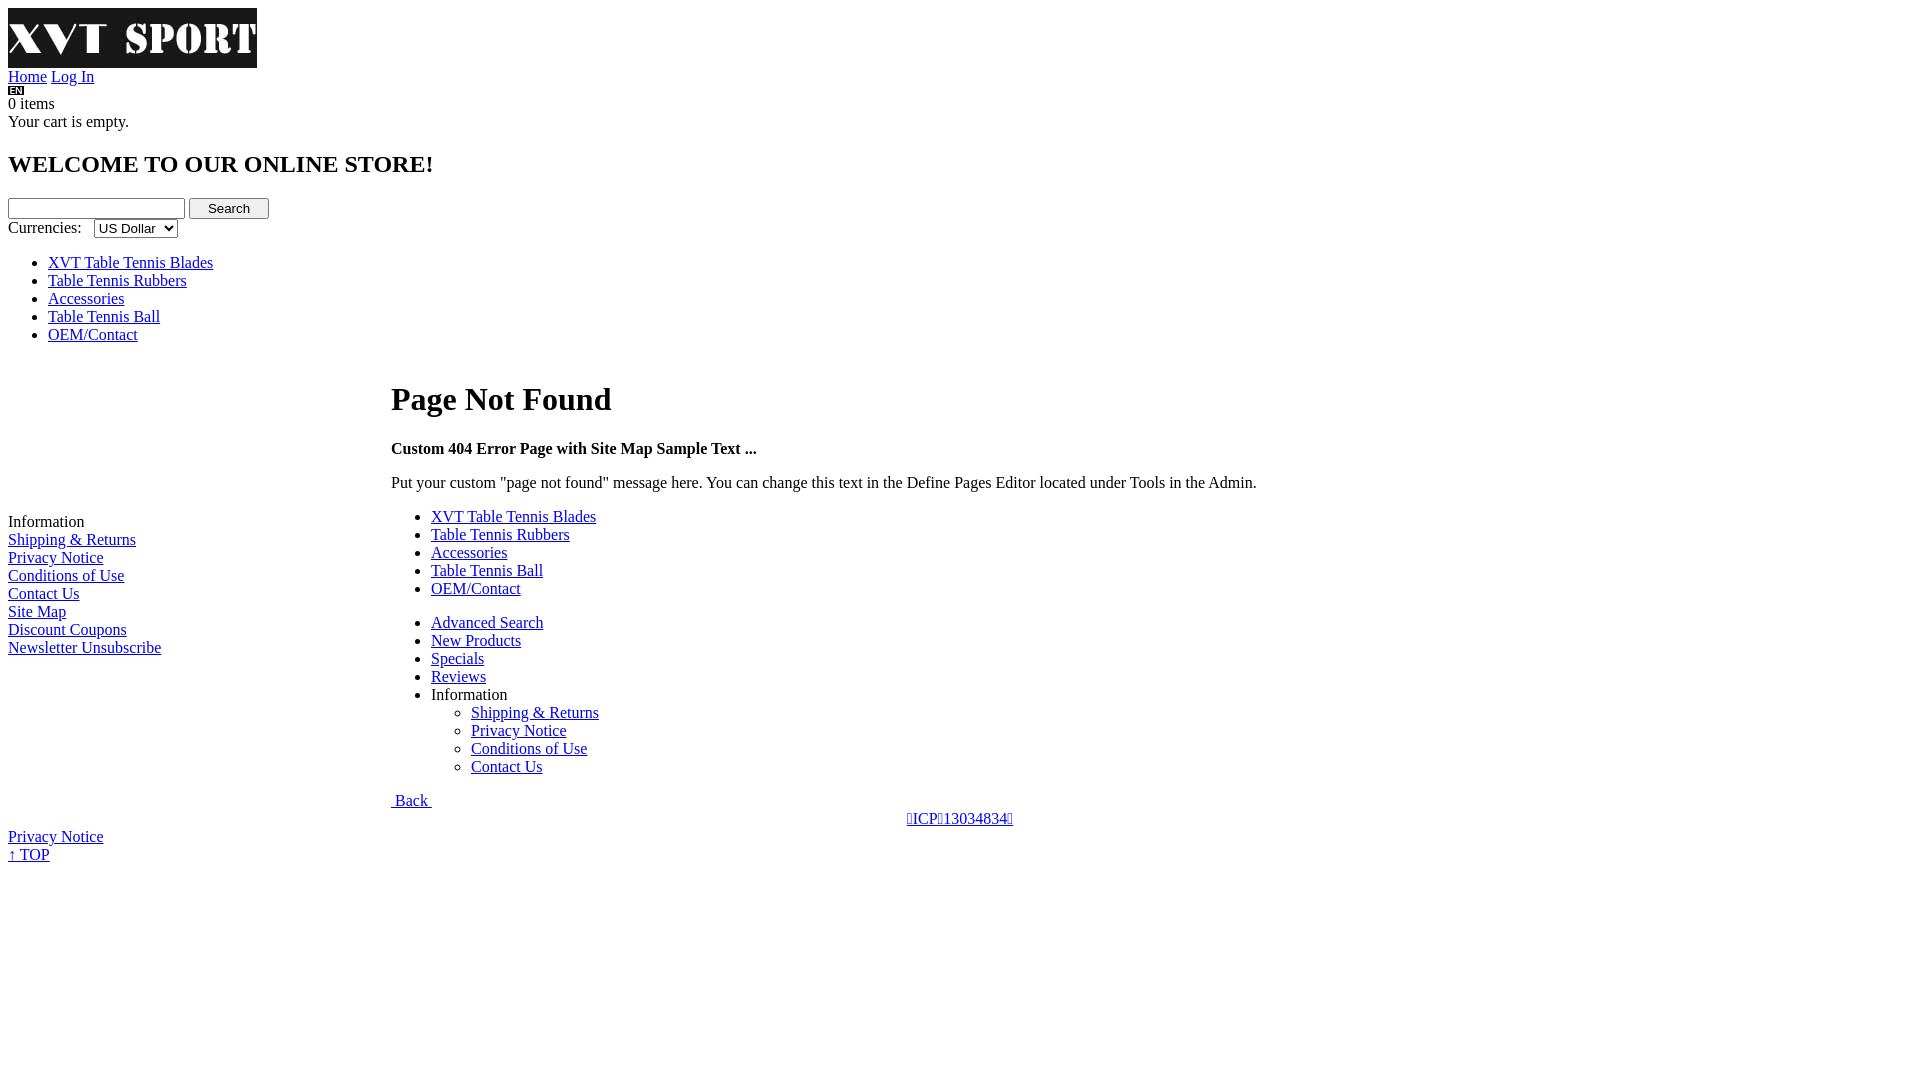 The width and height of the screenshot is (1920, 1080). I want to click on 'Conditions of Use', so click(66, 575).